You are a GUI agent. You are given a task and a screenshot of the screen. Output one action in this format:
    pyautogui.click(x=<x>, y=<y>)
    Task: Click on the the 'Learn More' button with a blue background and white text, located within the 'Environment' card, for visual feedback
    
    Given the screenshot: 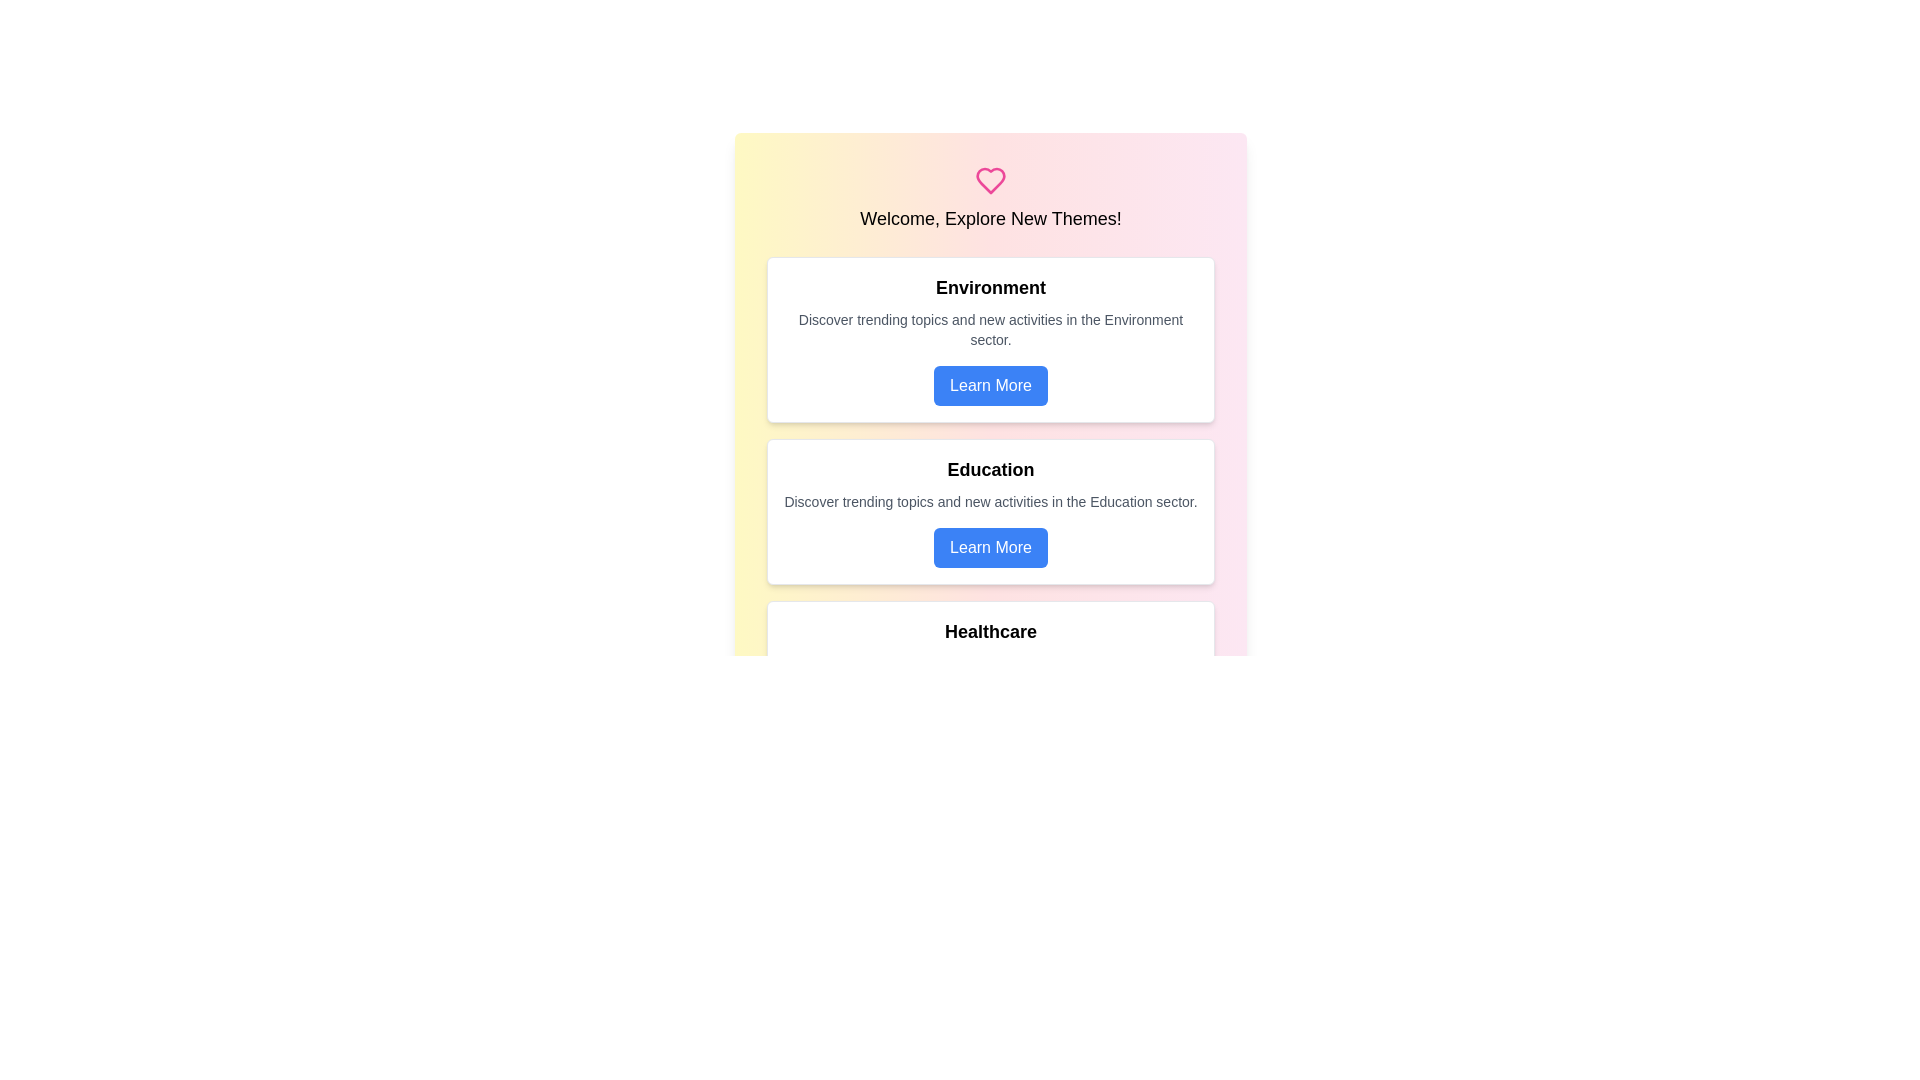 What is the action you would take?
    pyautogui.click(x=990, y=385)
    